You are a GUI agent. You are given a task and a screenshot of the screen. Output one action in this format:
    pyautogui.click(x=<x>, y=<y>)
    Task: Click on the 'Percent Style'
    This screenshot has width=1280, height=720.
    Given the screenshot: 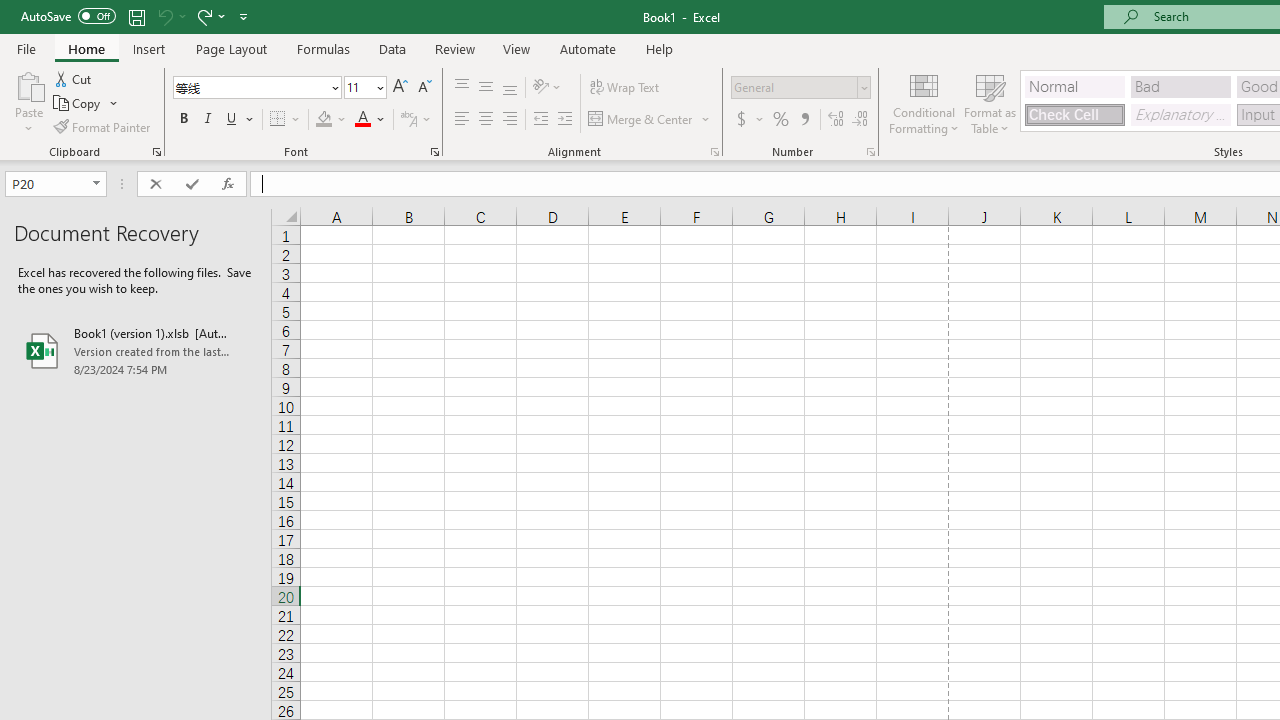 What is the action you would take?
    pyautogui.click(x=780, y=119)
    